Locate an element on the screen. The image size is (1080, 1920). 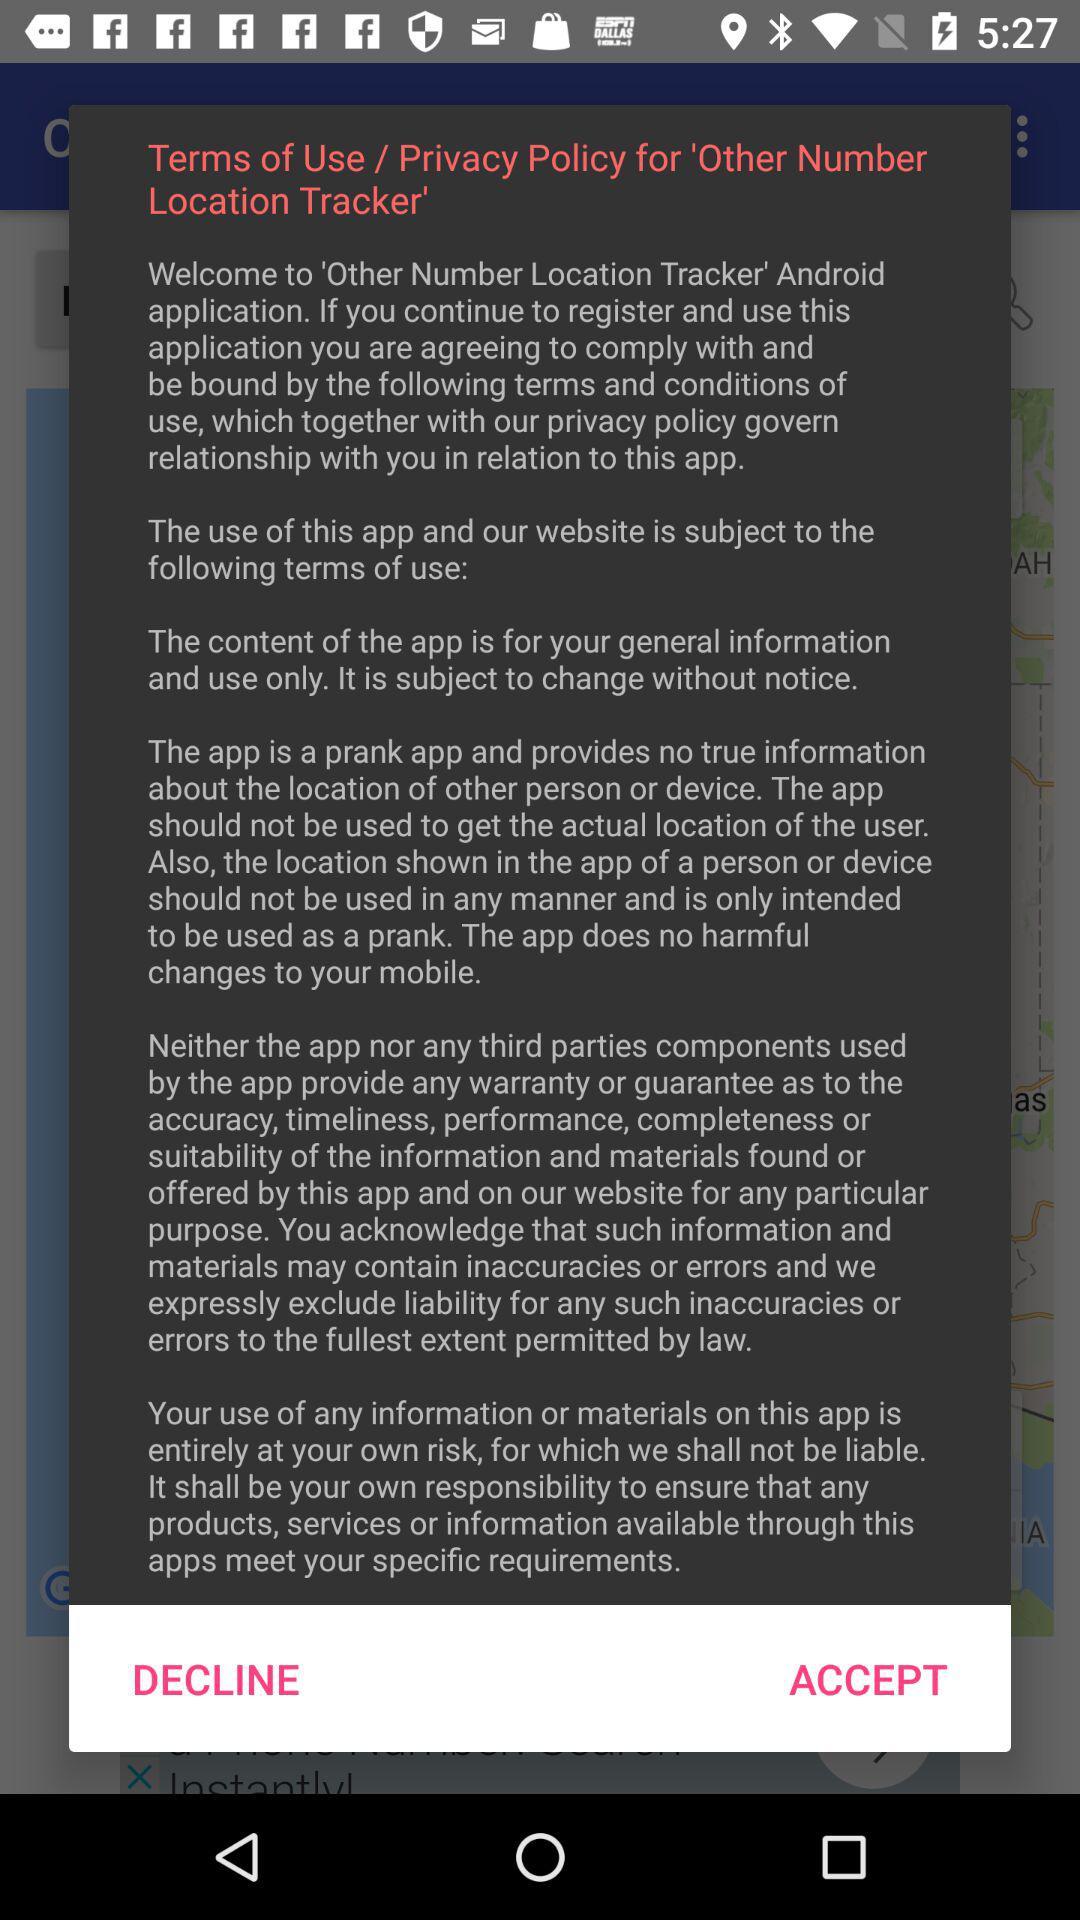
item below the welcome to other icon is located at coordinates (867, 1678).